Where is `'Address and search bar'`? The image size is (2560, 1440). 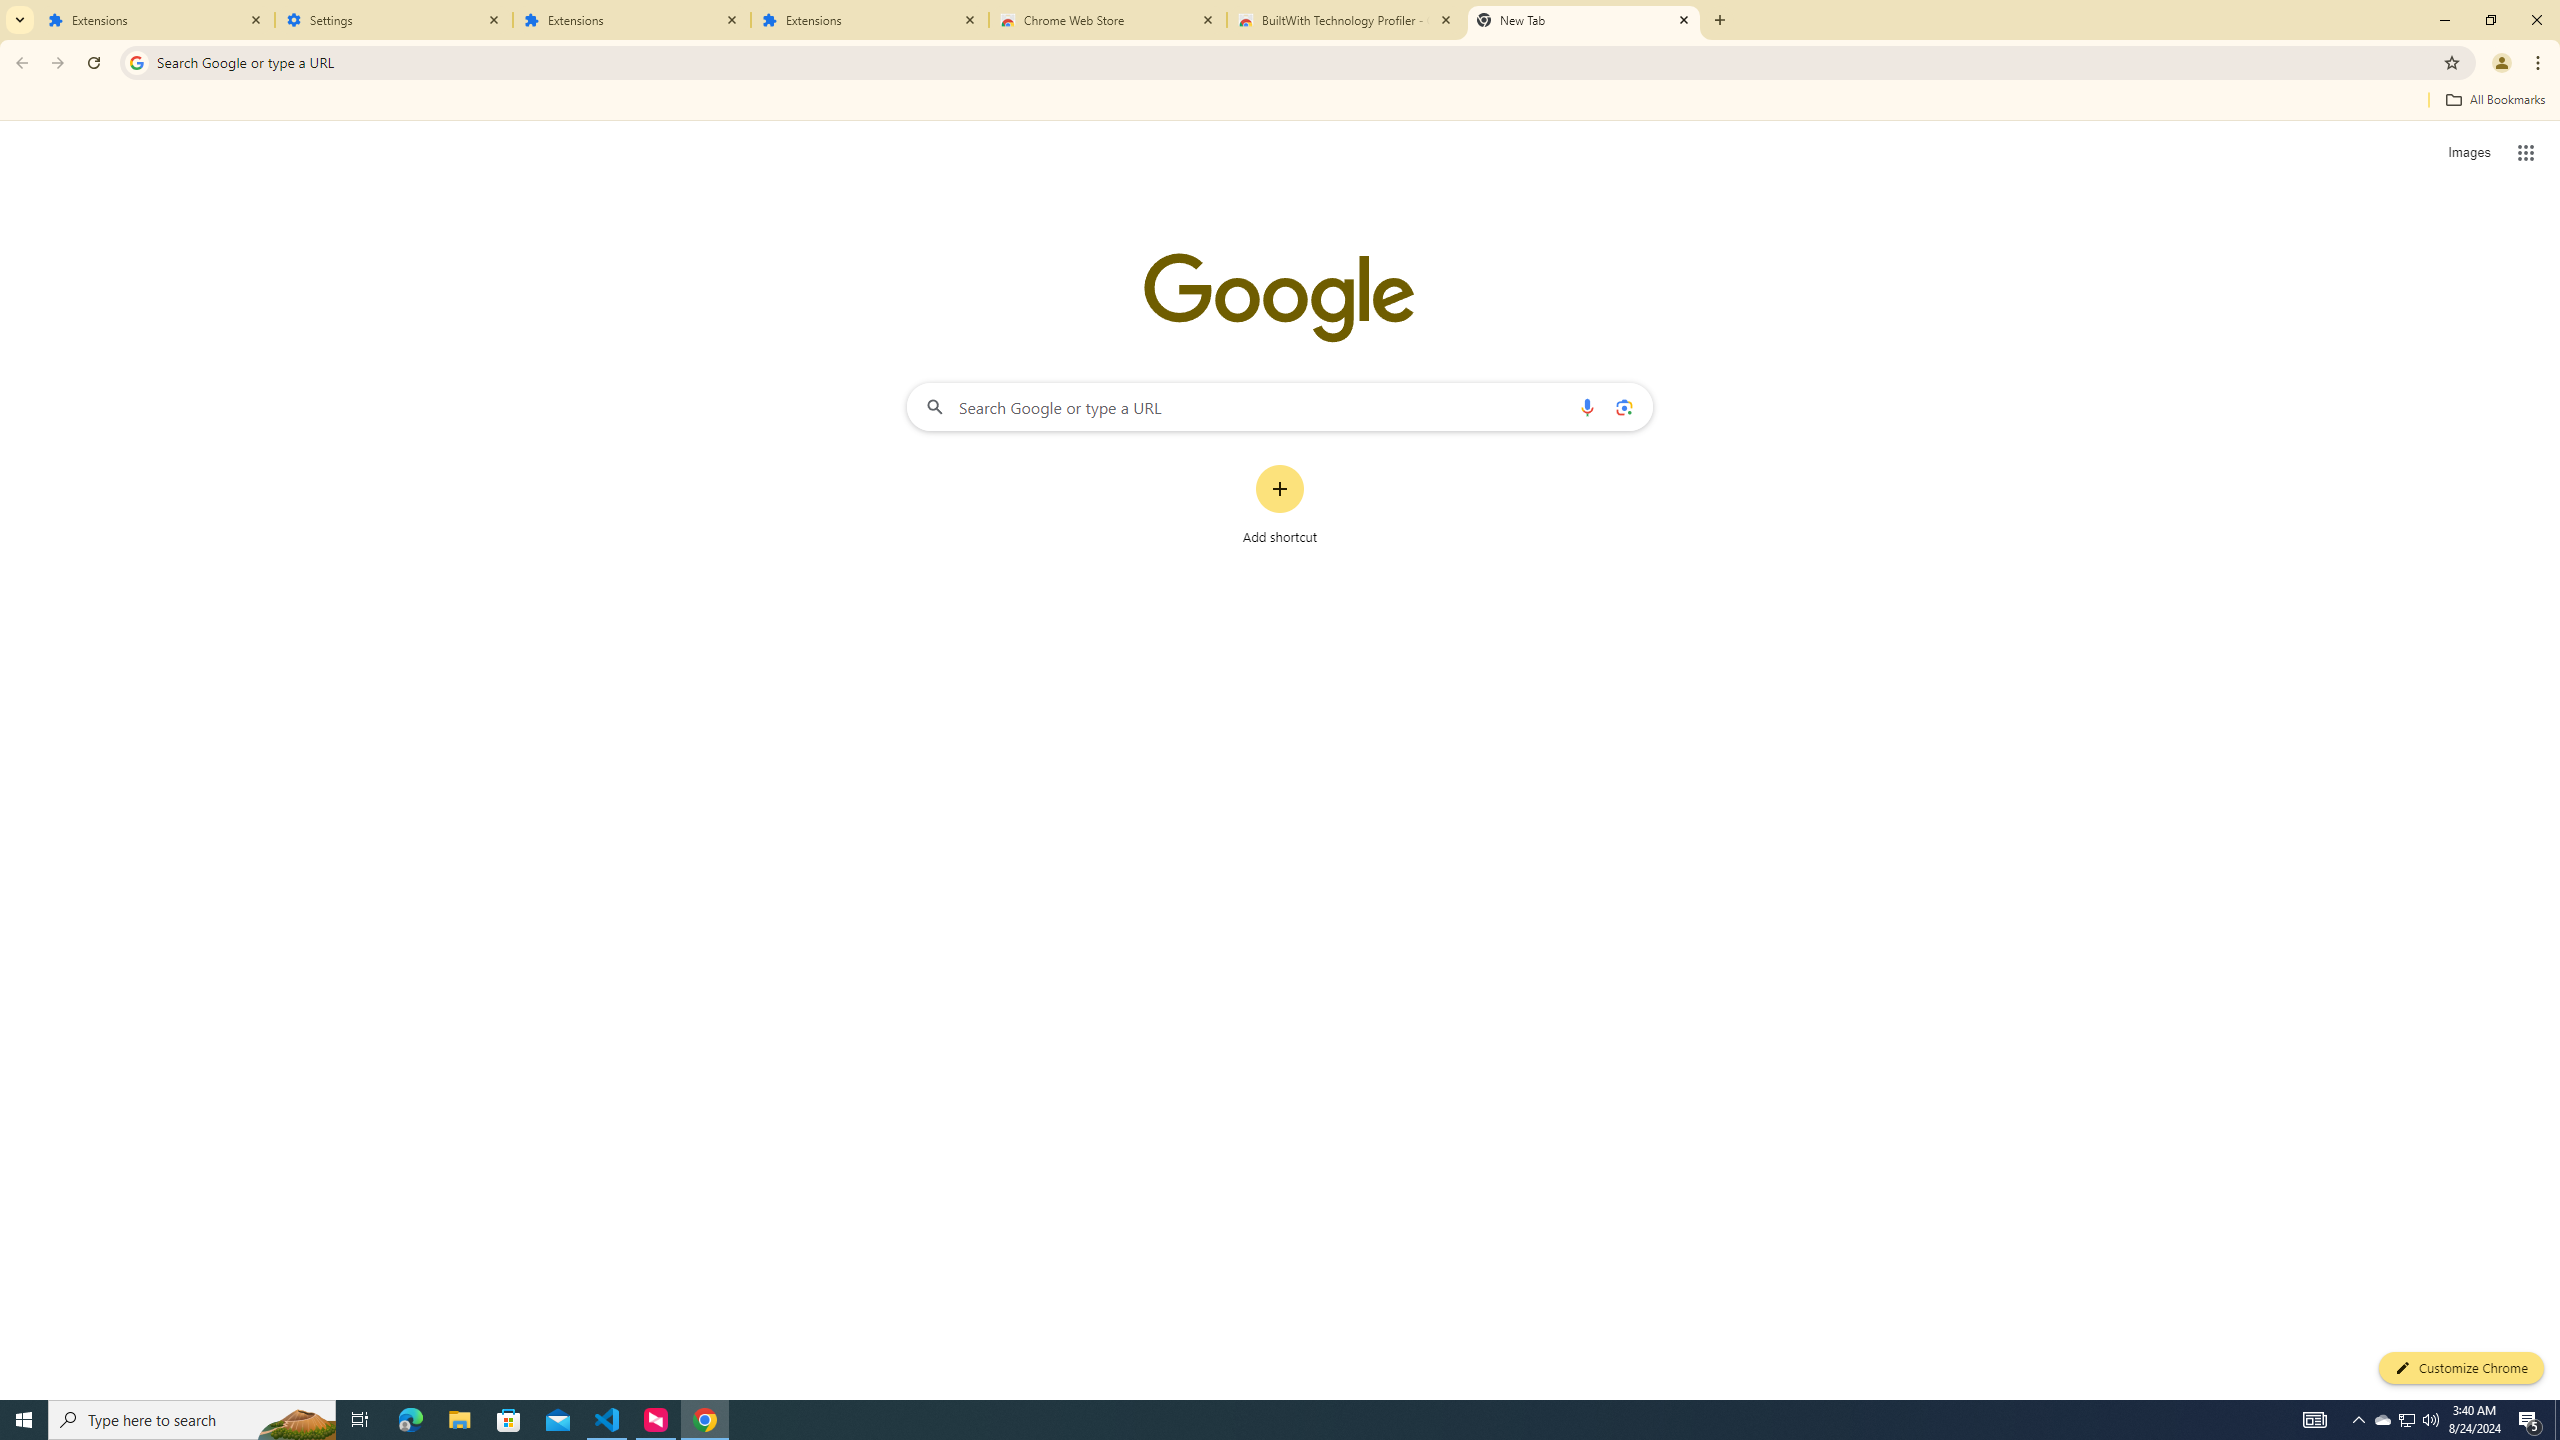 'Address and search bar' is located at coordinates (1293, 61).